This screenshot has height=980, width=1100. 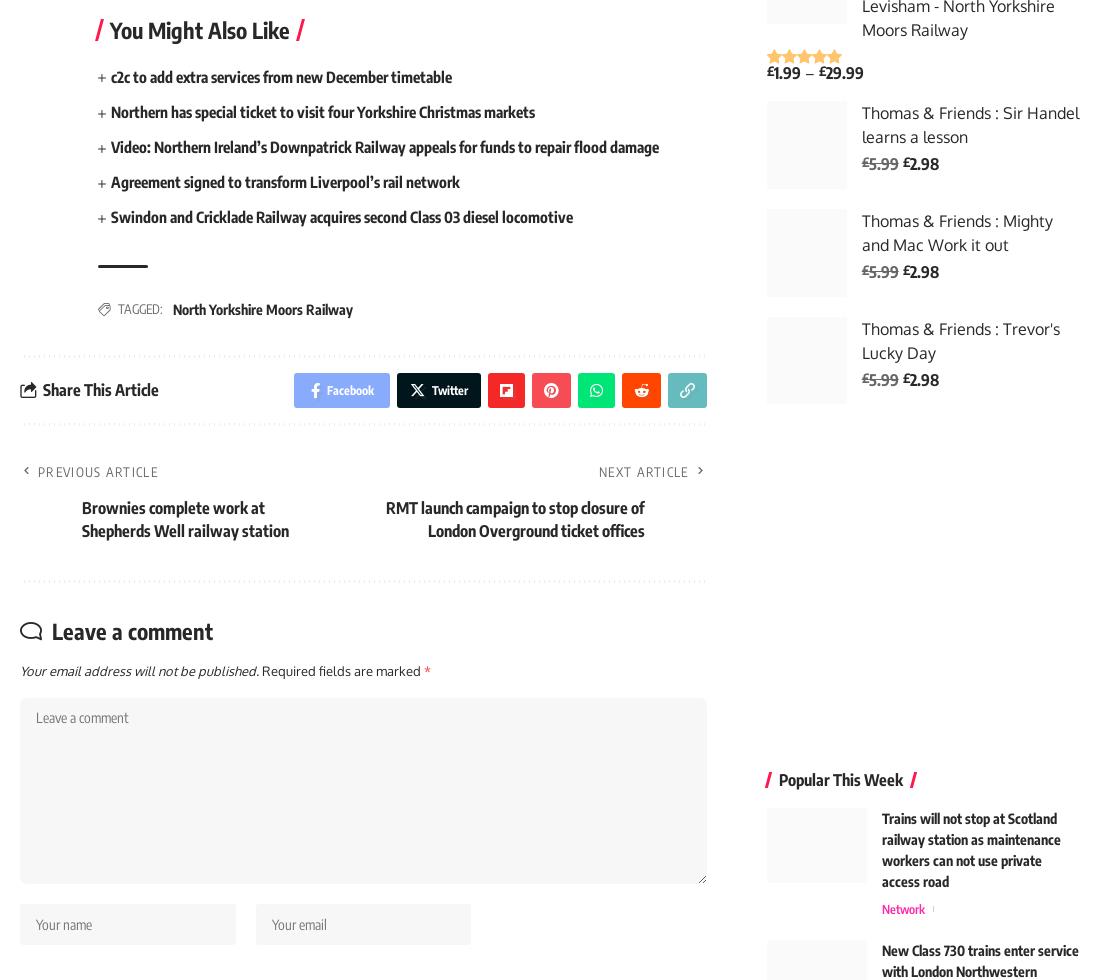 What do you see at coordinates (597, 480) in the screenshot?
I see `'Next Article'` at bounding box center [597, 480].